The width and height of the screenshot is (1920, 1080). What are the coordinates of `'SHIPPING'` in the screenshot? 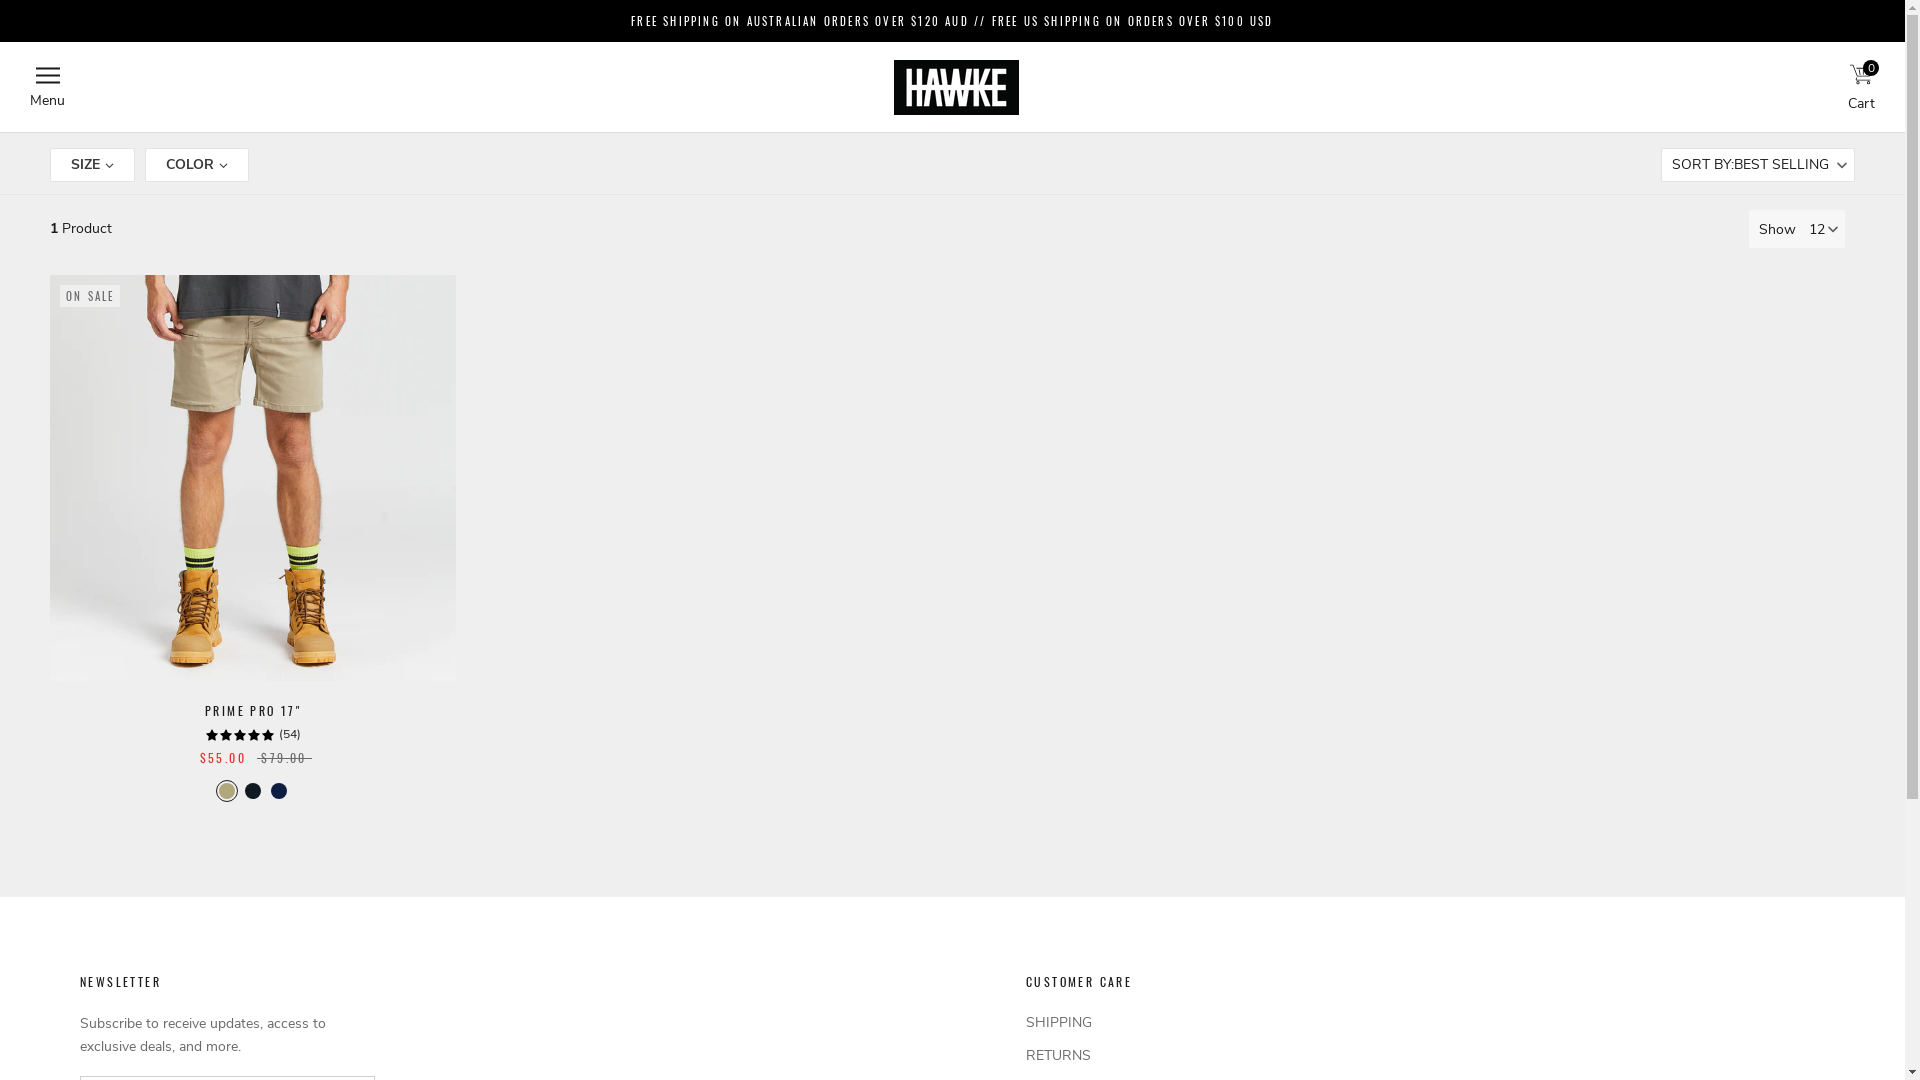 It's located at (1098, 1022).